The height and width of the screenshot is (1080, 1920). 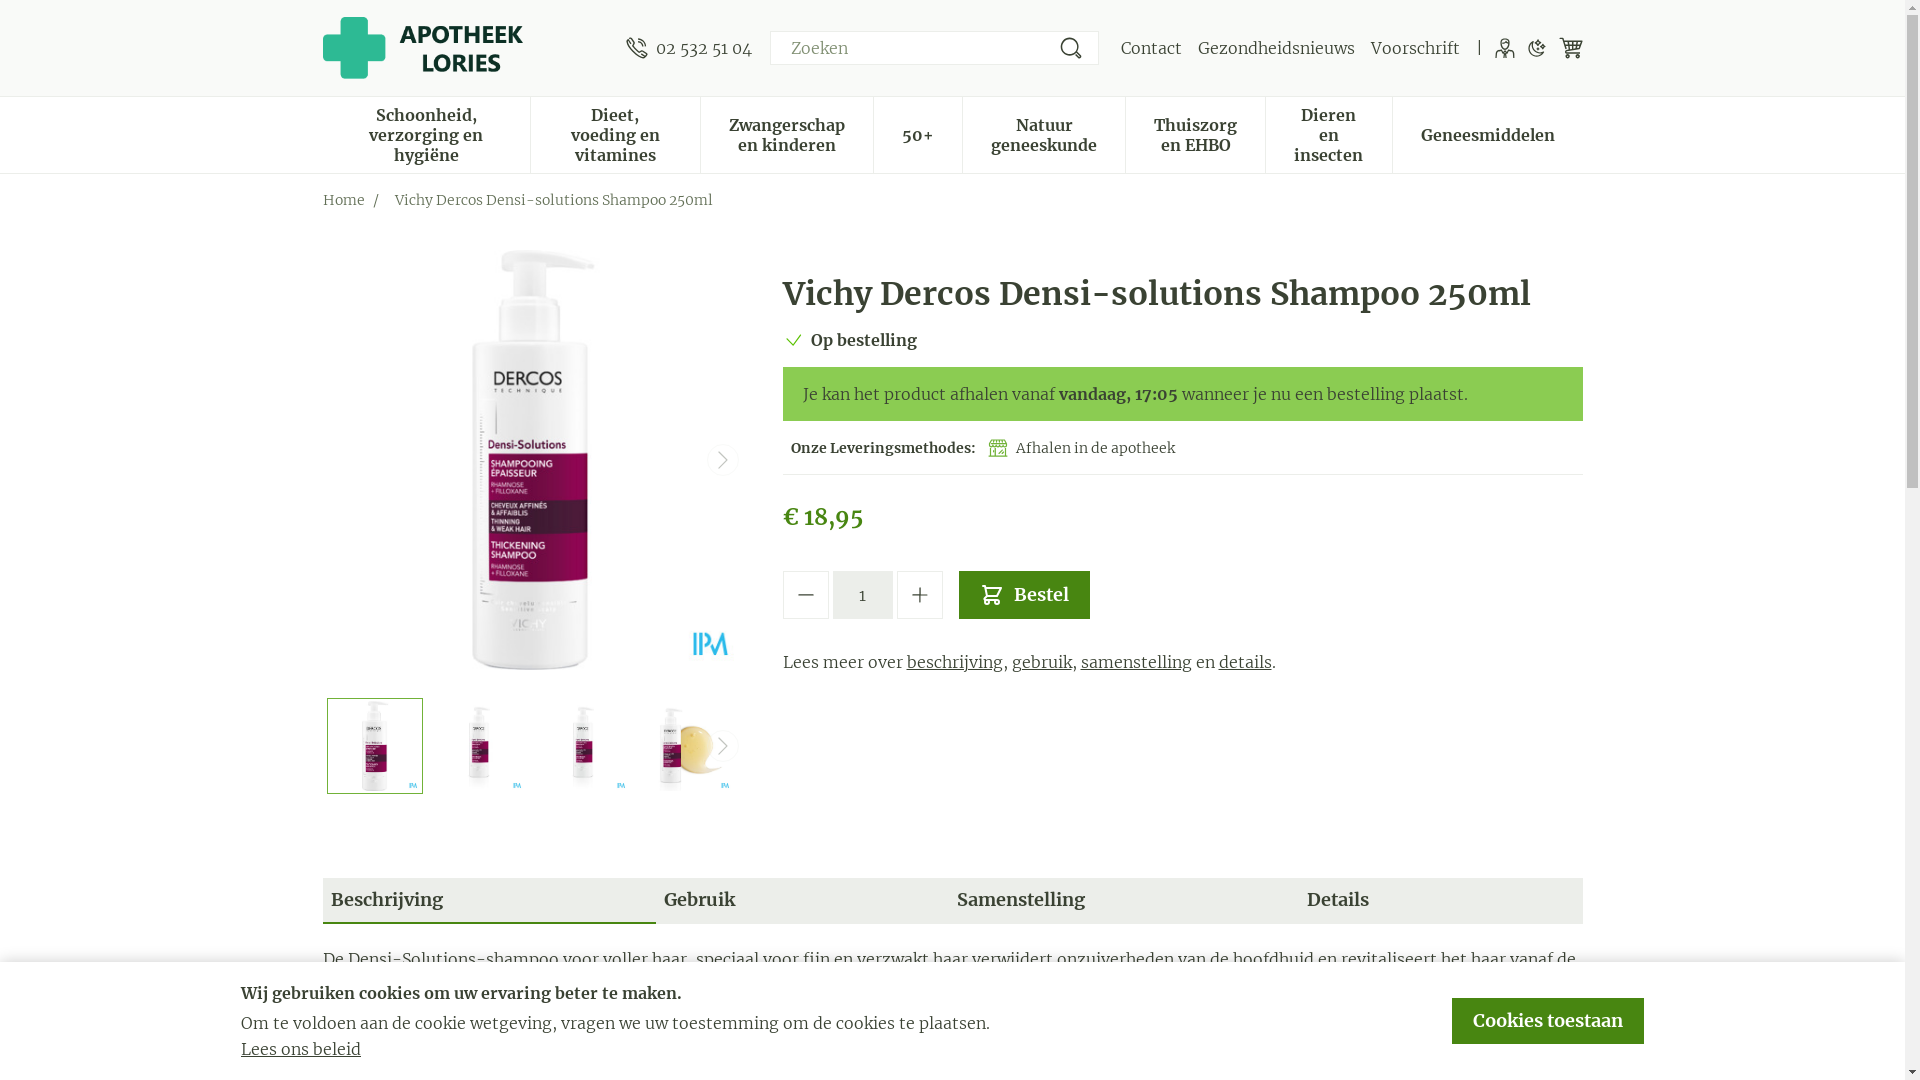 What do you see at coordinates (1568, 46) in the screenshot?
I see `'Winkelwagen'` at bounding box center [1568, 46].